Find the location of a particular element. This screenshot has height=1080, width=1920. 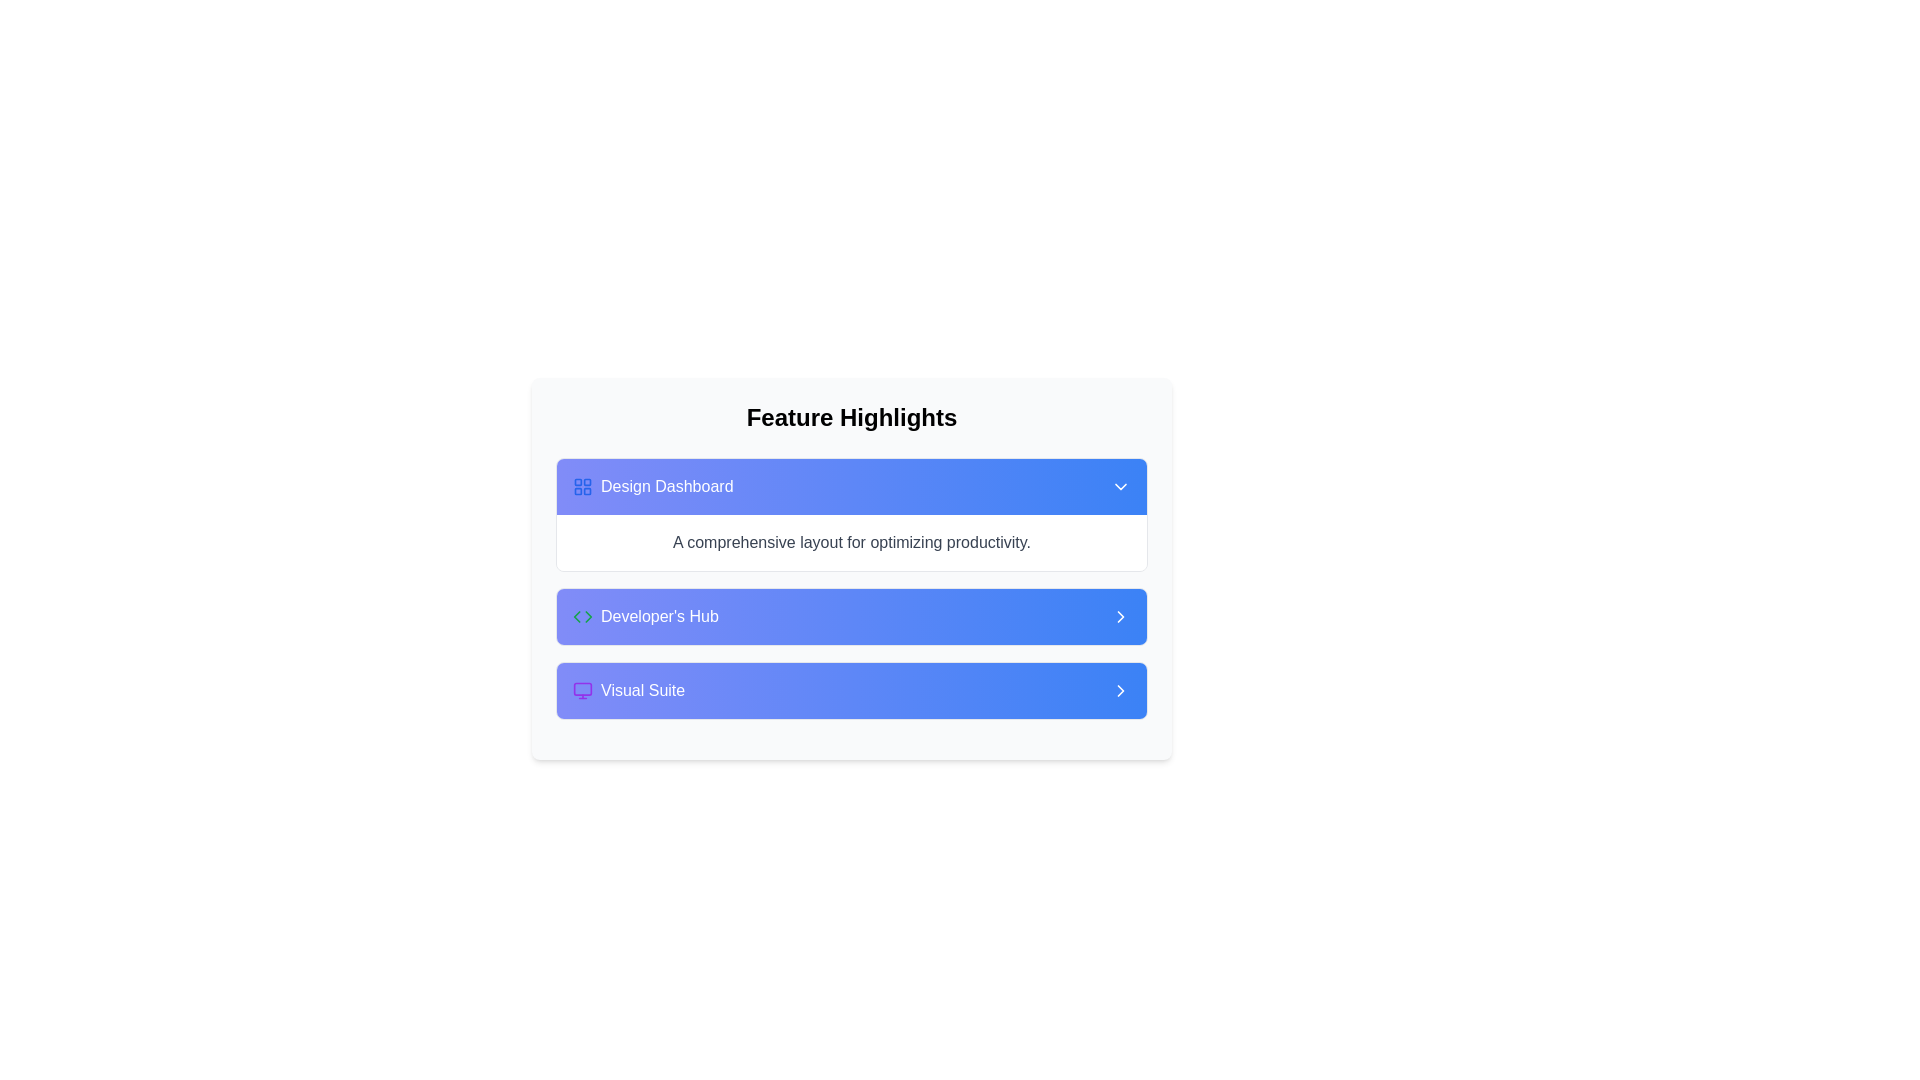

the Chevron icon located on the right side of the 'Developer's Hub' section is located at coordinates (1121, 616).